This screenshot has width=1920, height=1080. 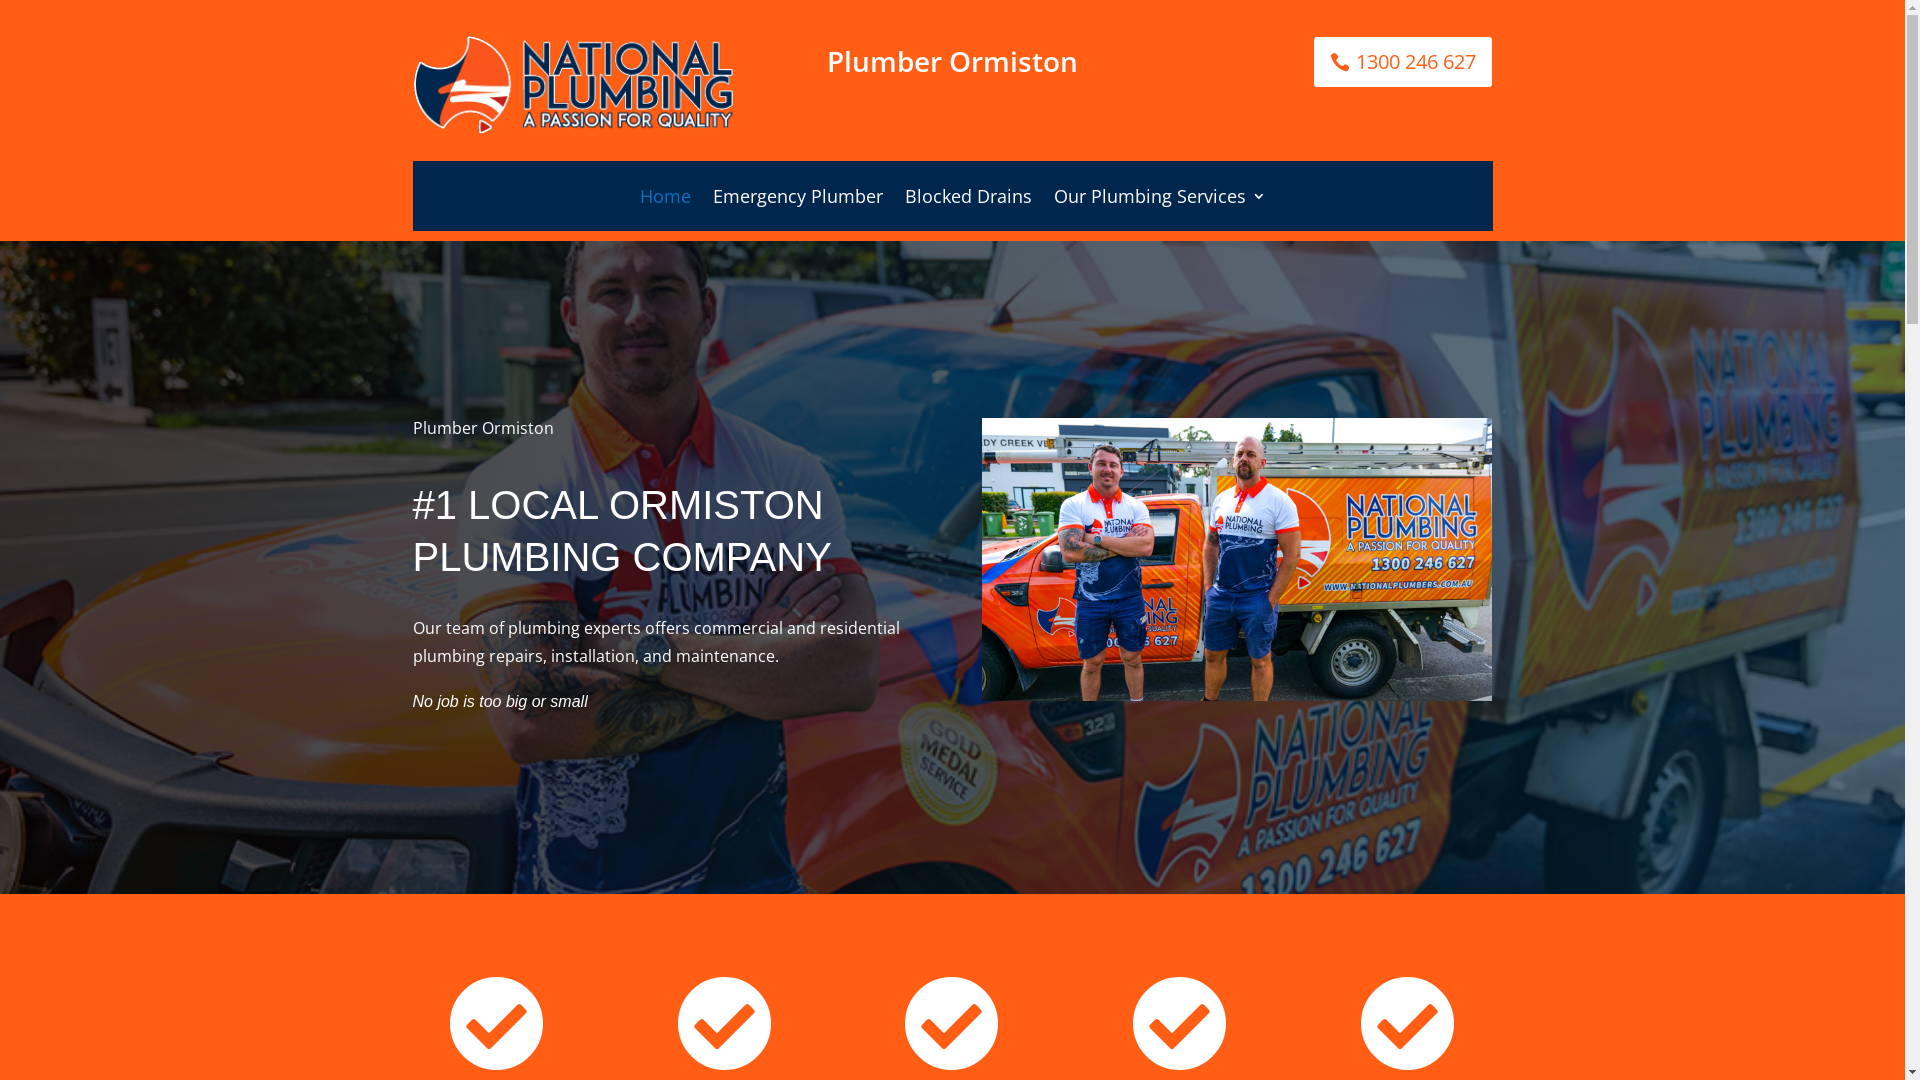 I want to click on 'Home', so click(x=665, y=200).